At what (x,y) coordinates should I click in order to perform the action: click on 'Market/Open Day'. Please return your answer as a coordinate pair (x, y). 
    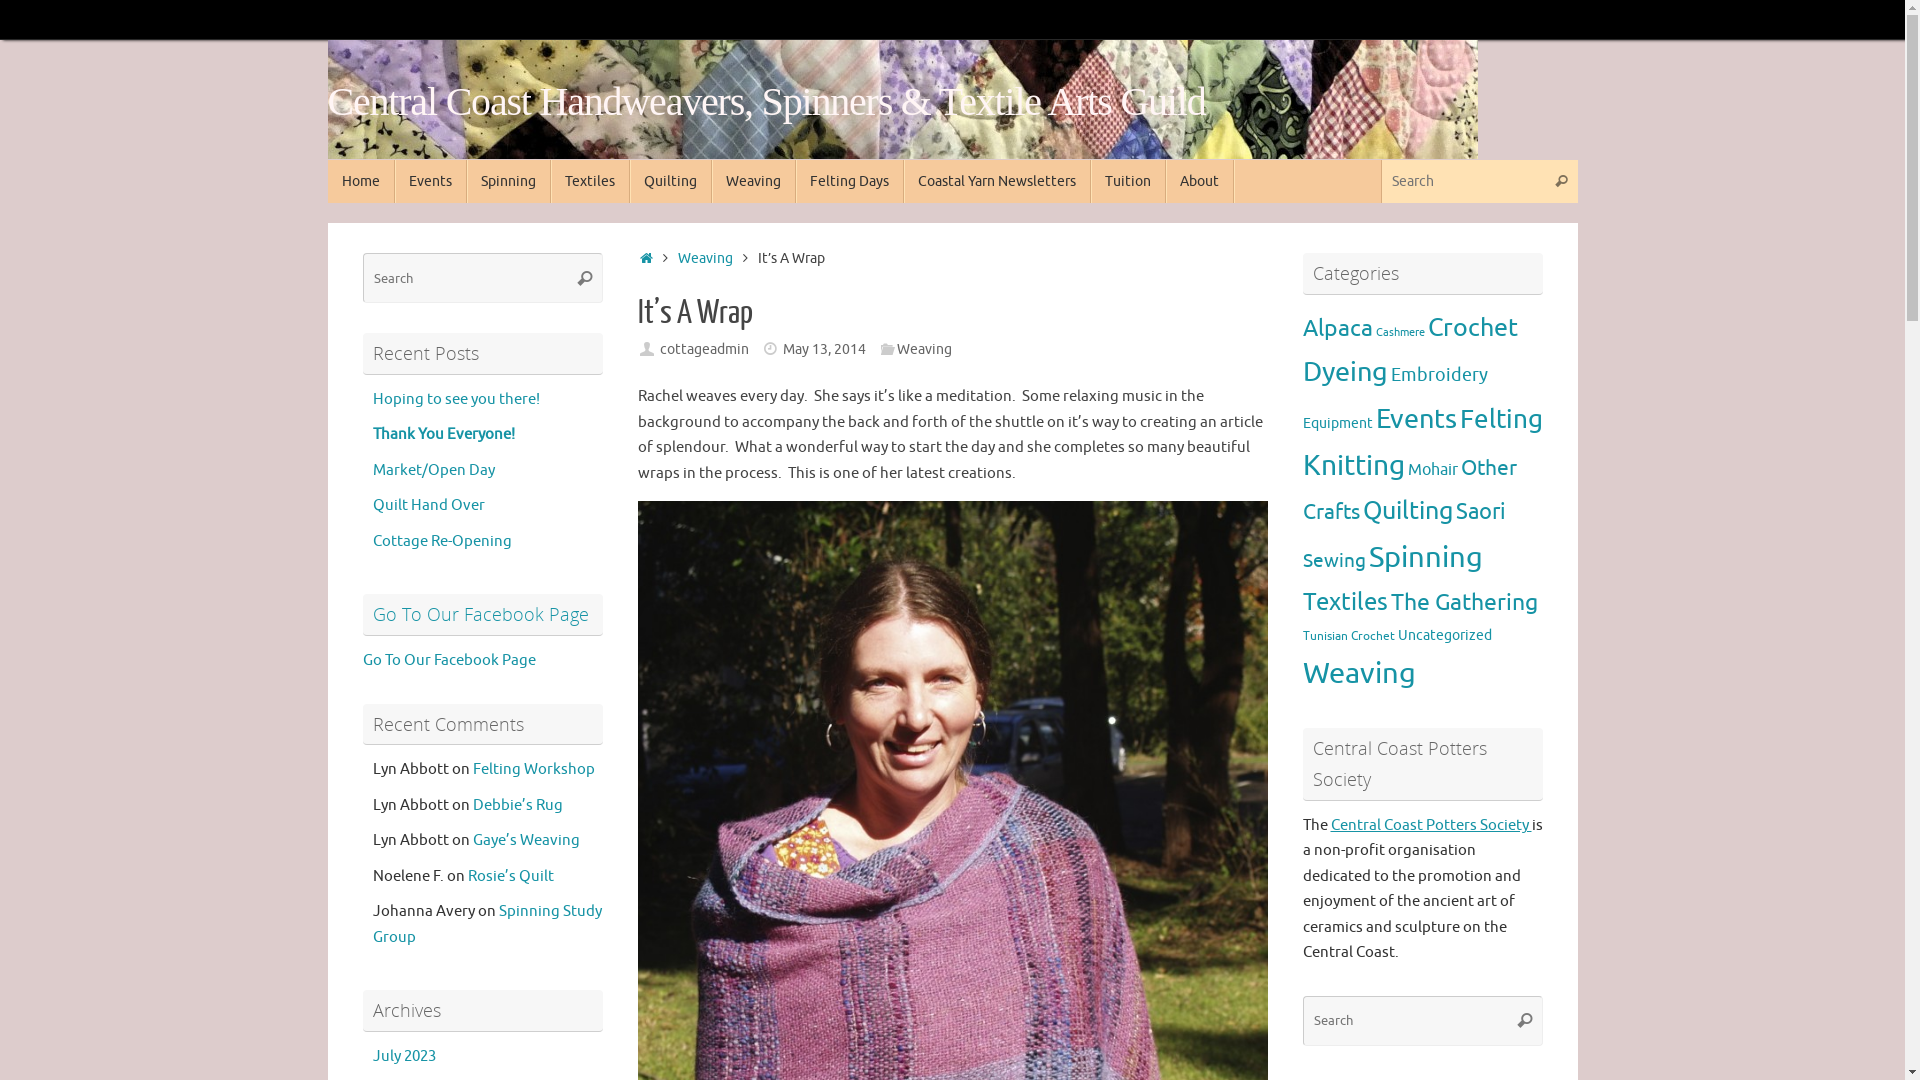
    Looking at the image, I should click on (372, 470).